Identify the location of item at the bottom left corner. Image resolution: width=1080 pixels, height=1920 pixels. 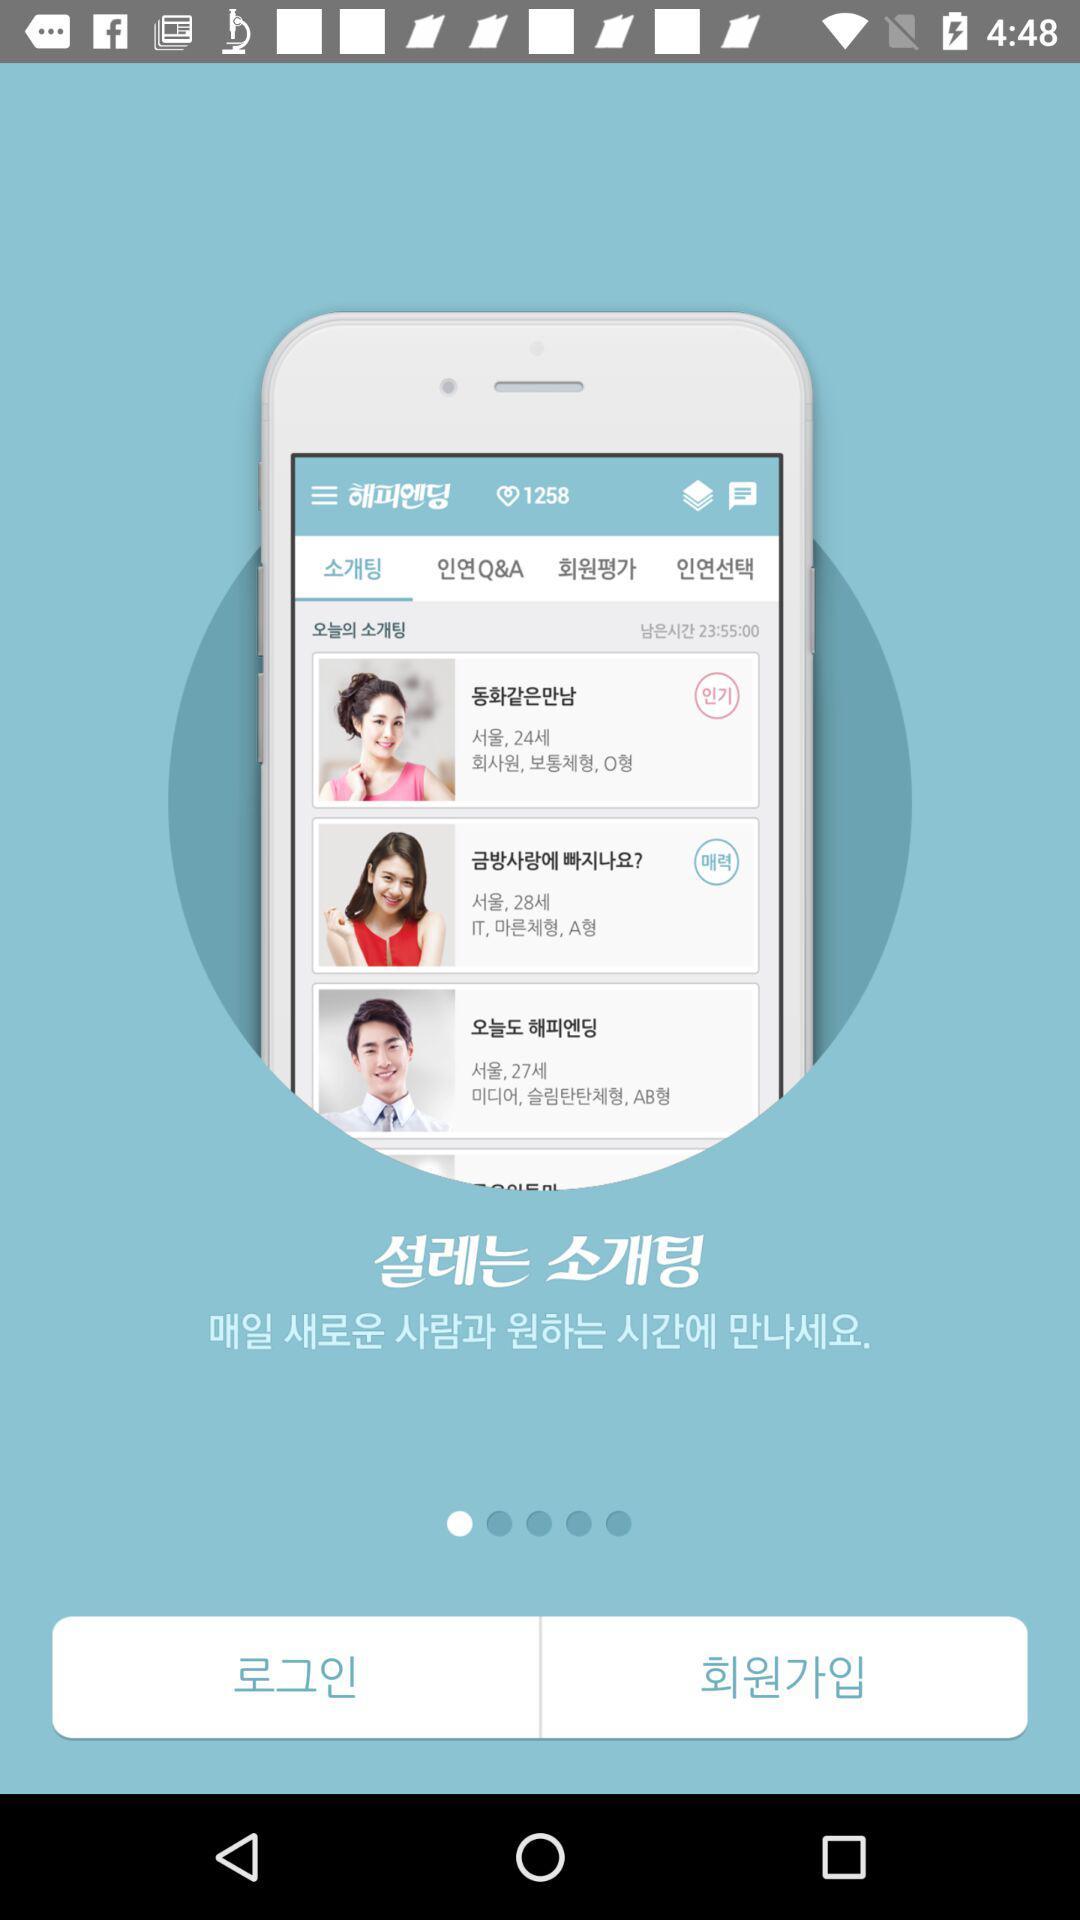
(296, 1678).